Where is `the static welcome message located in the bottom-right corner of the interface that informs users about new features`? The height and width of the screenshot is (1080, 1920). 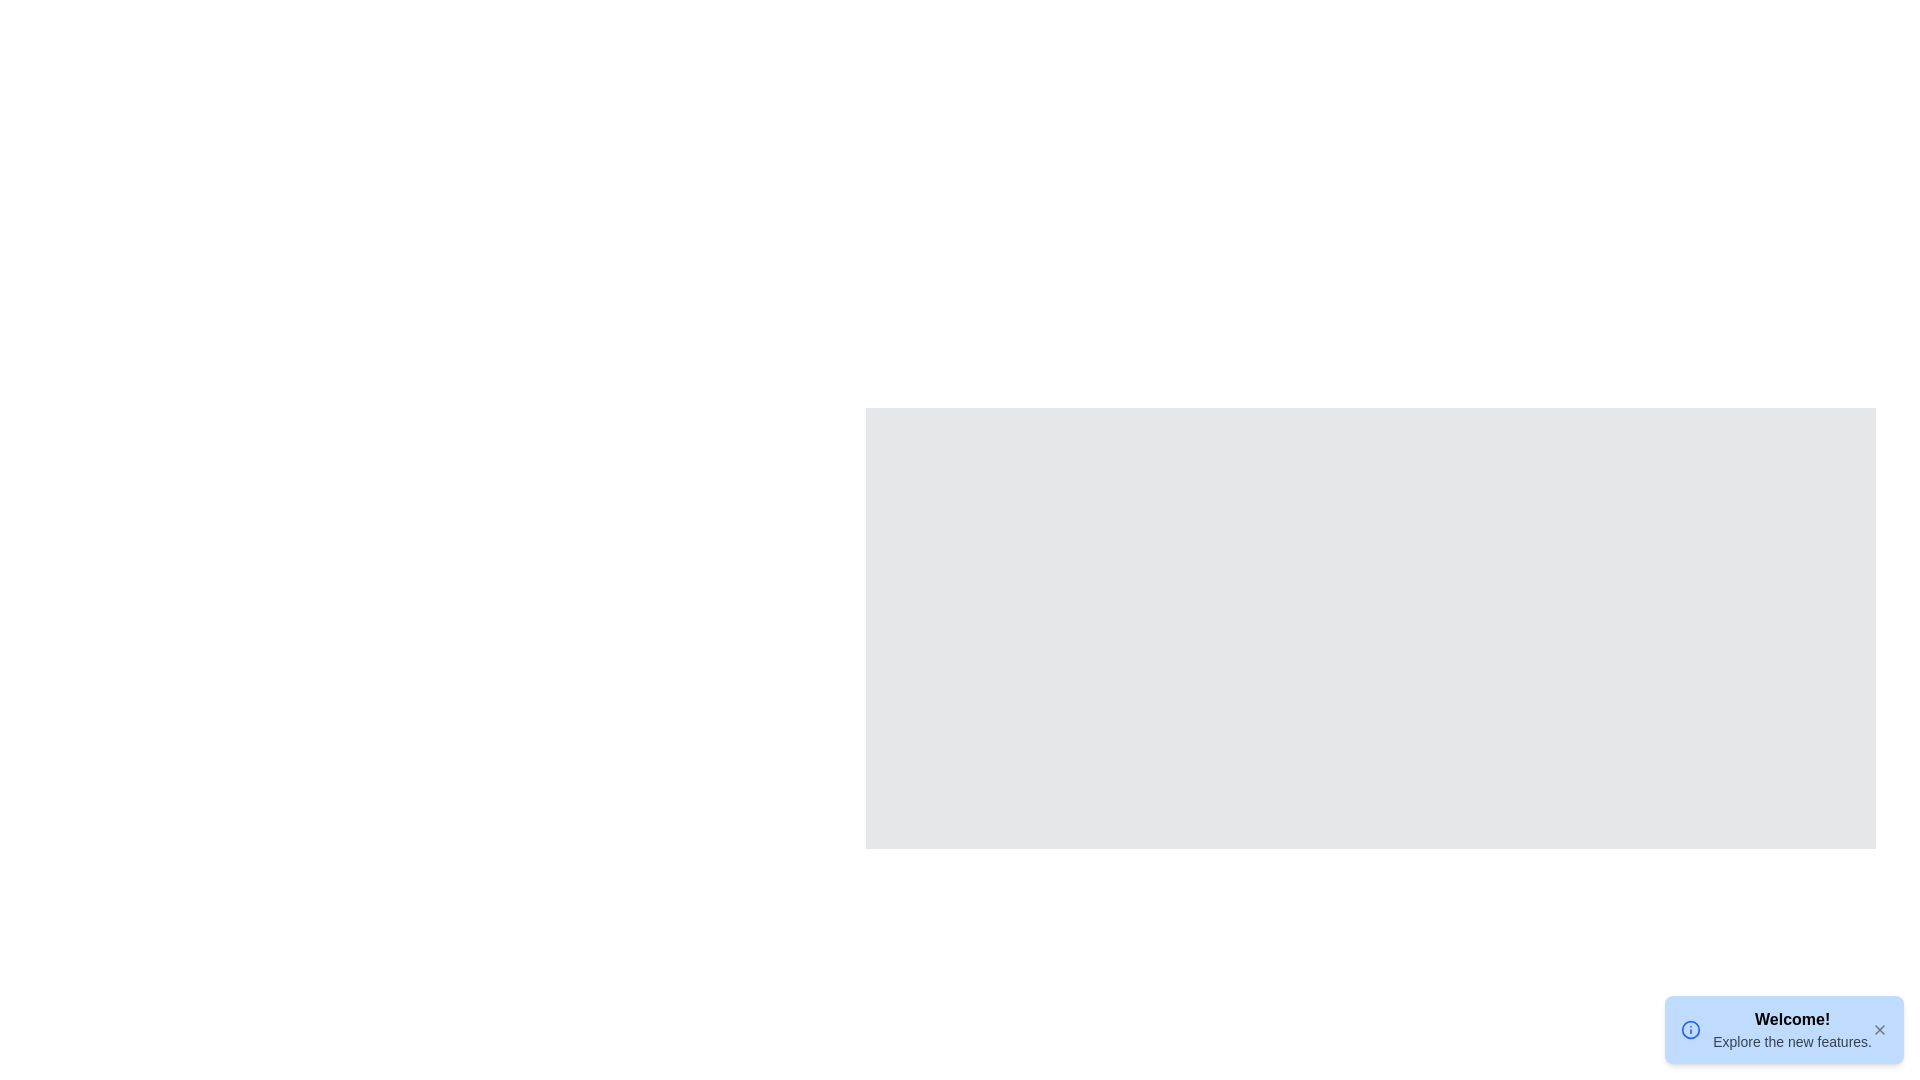
the static welcome message located in the bottom-right corner of the interface that informs users about new features is located at coordinates (1792, 1029).